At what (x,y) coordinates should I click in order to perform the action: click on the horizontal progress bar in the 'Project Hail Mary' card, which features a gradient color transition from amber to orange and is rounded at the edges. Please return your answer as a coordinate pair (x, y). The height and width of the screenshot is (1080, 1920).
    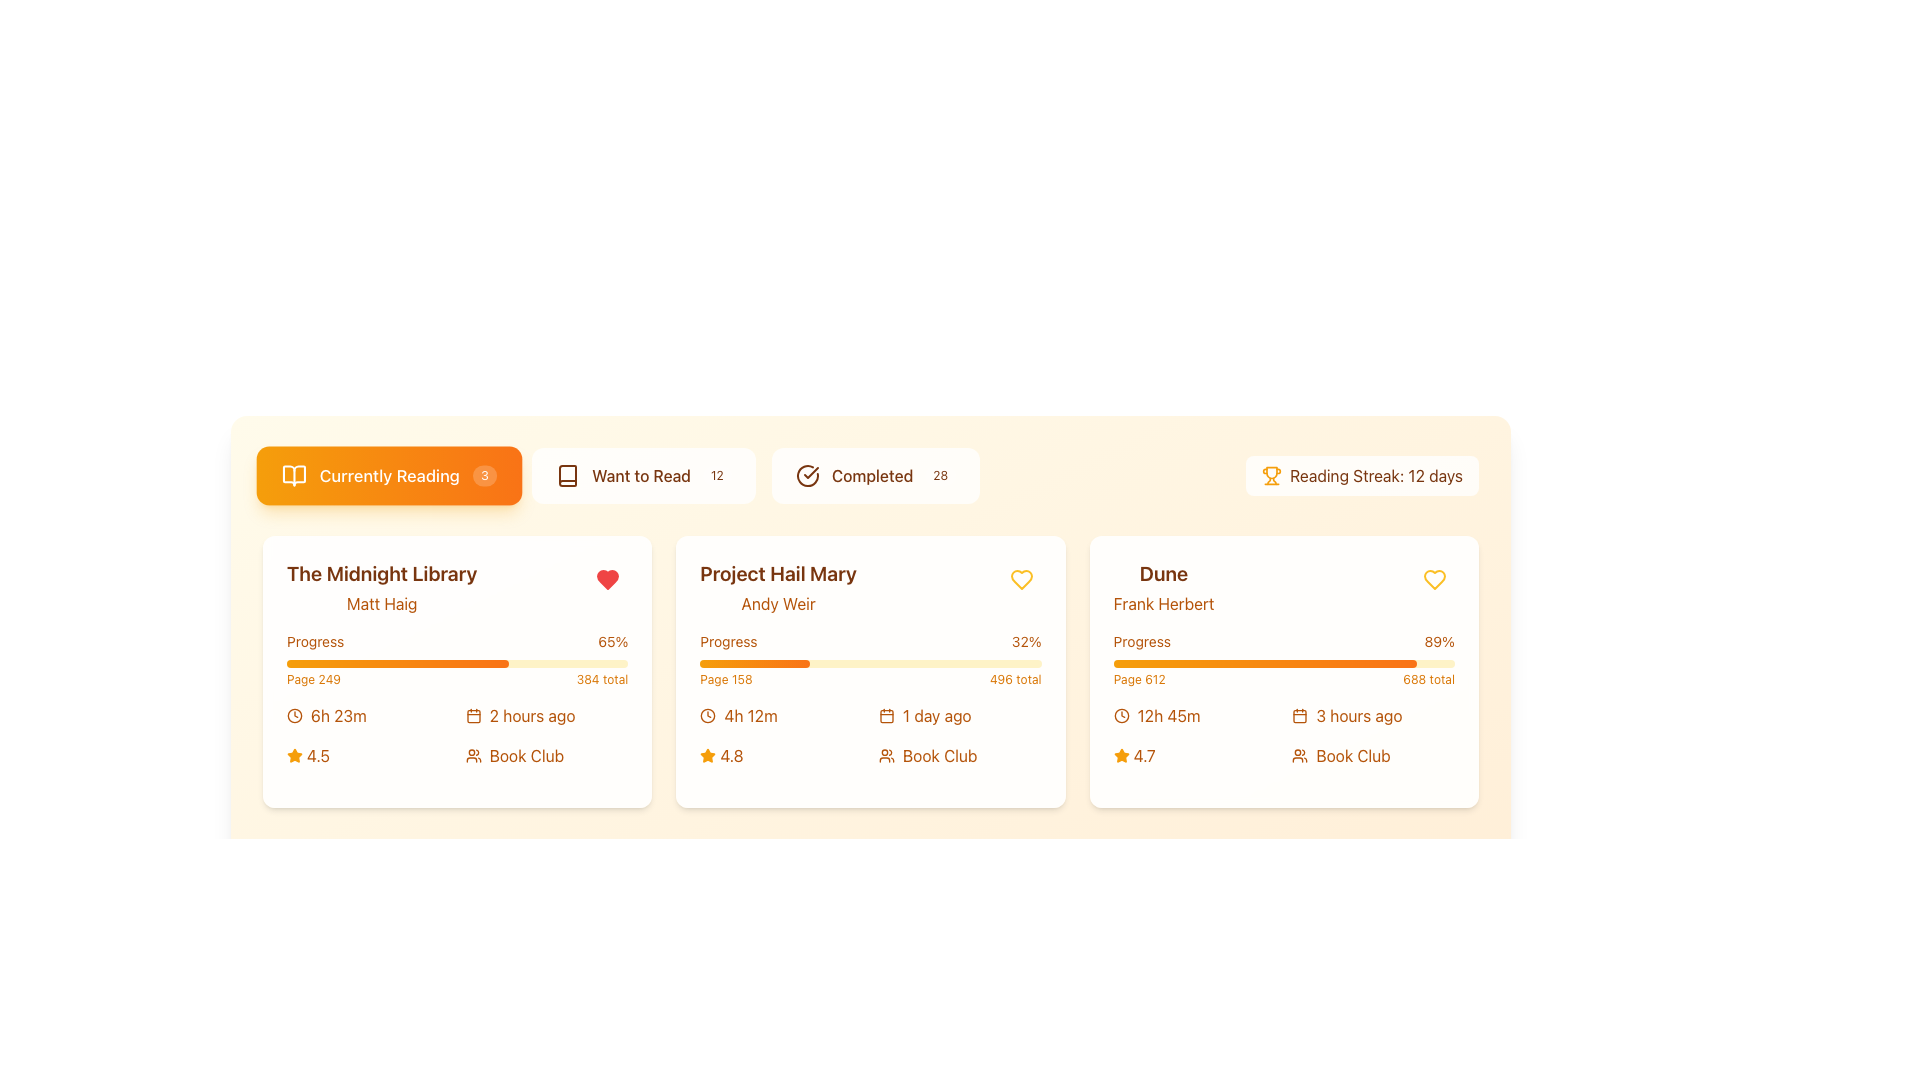
    Looking at the image, I should click on (753, 663).